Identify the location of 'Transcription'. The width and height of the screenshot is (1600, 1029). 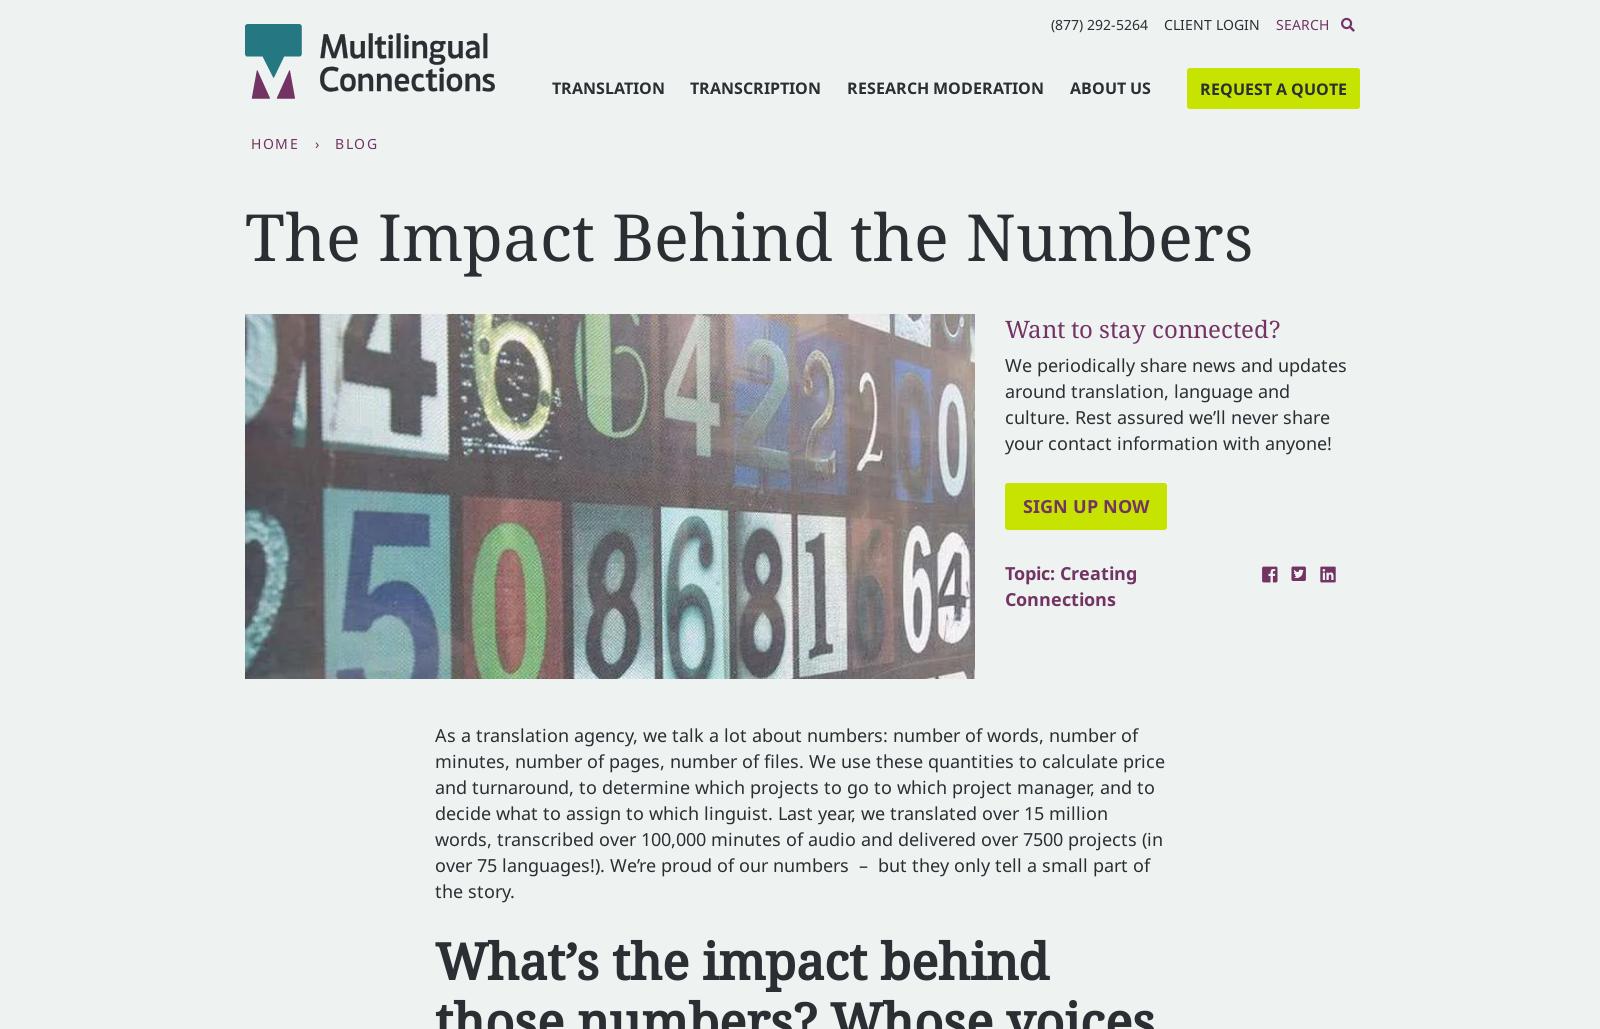
(755, 86).